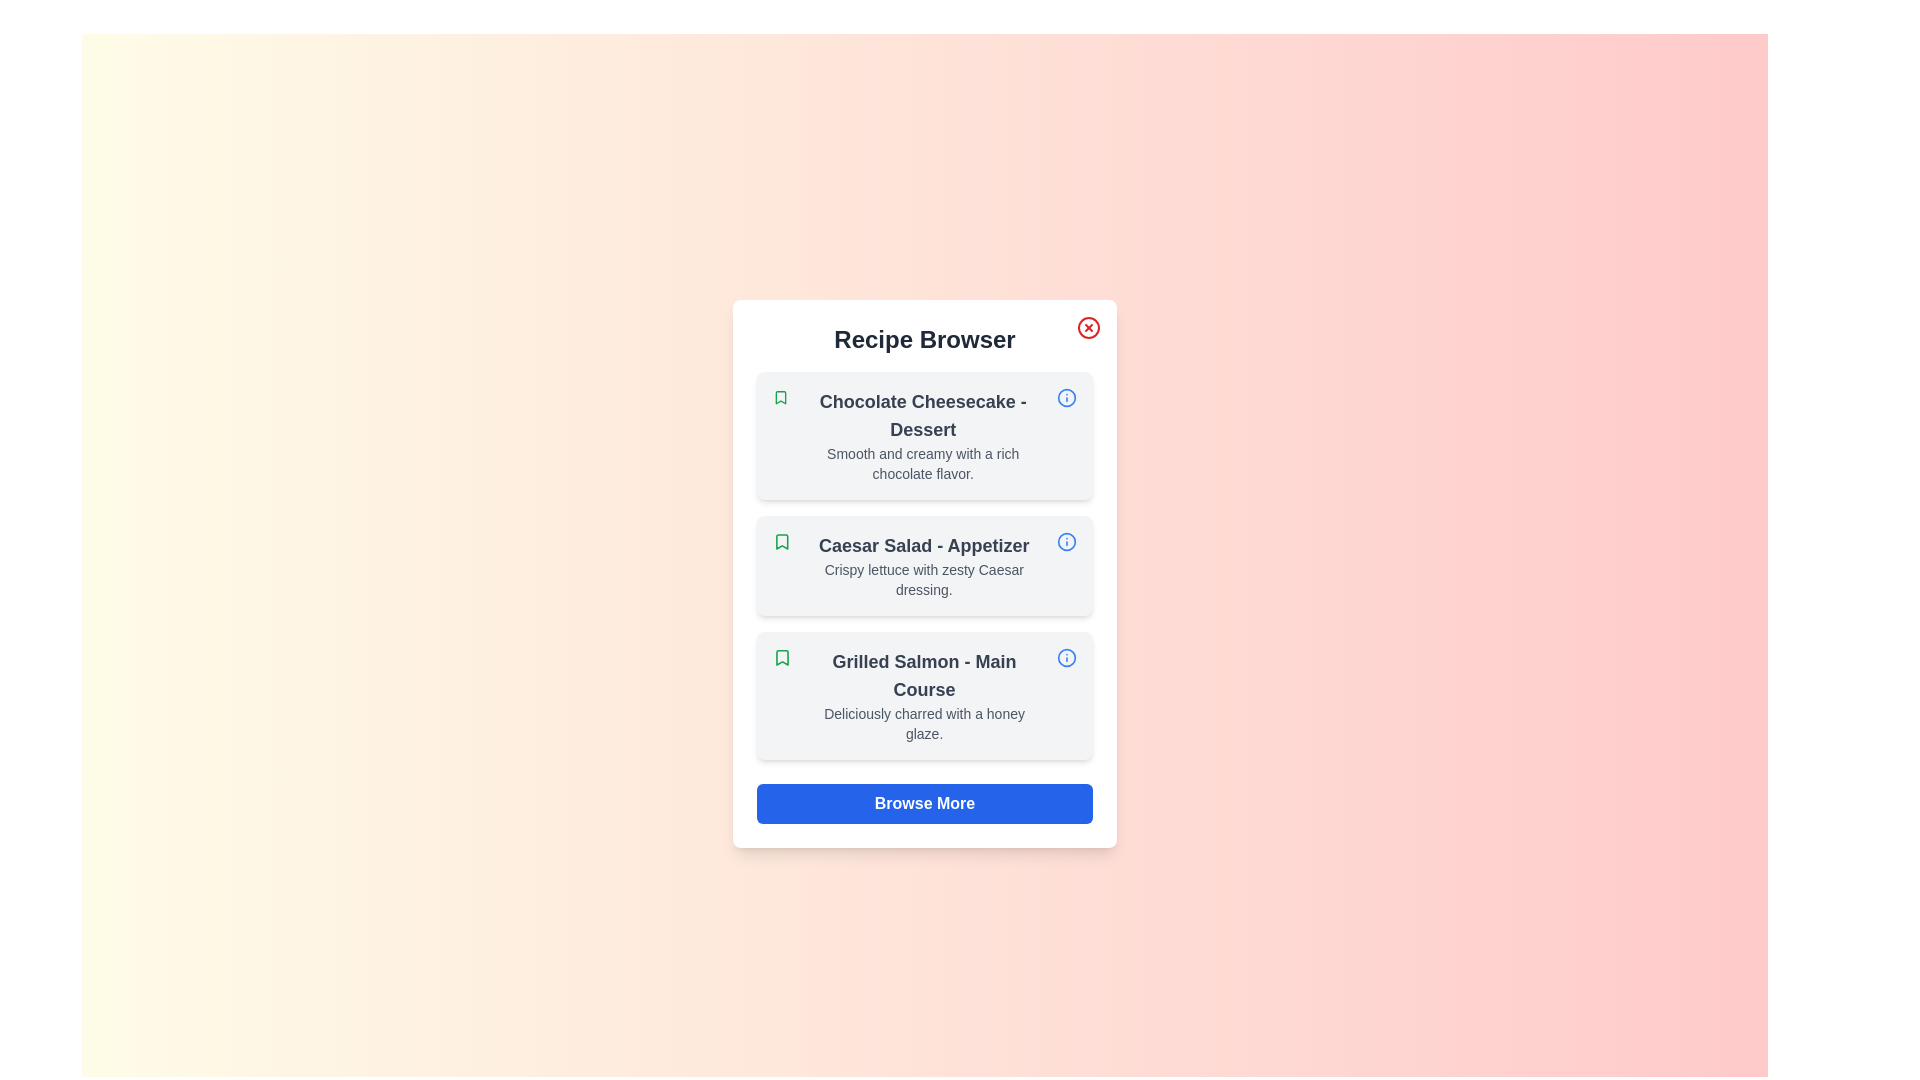  Describe the element at coordinates (1065, 658) in the screenshot. I see `the information button for Grilled Salmon to view its details` at that location.